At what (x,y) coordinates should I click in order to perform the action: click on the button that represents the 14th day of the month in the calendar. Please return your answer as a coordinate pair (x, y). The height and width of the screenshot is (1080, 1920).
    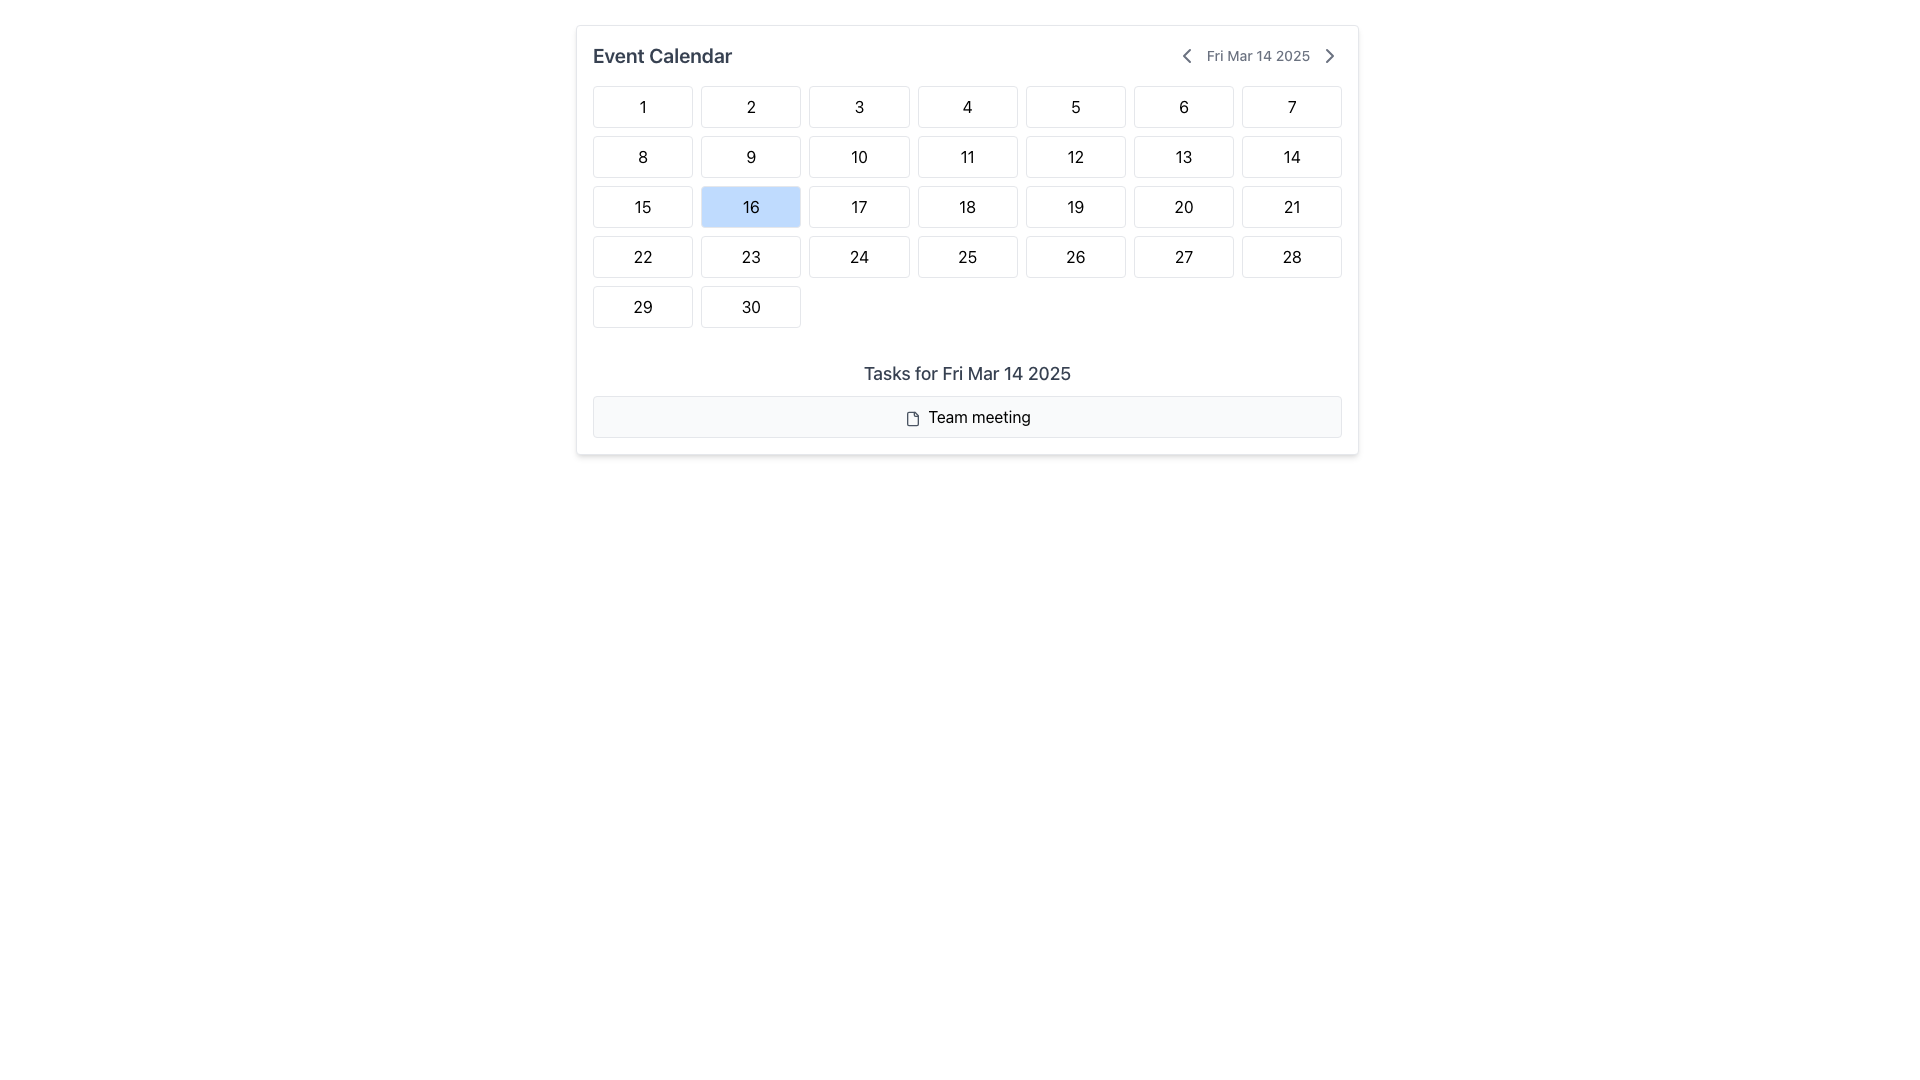
    Looking at the image, I should click on (1292, 156).